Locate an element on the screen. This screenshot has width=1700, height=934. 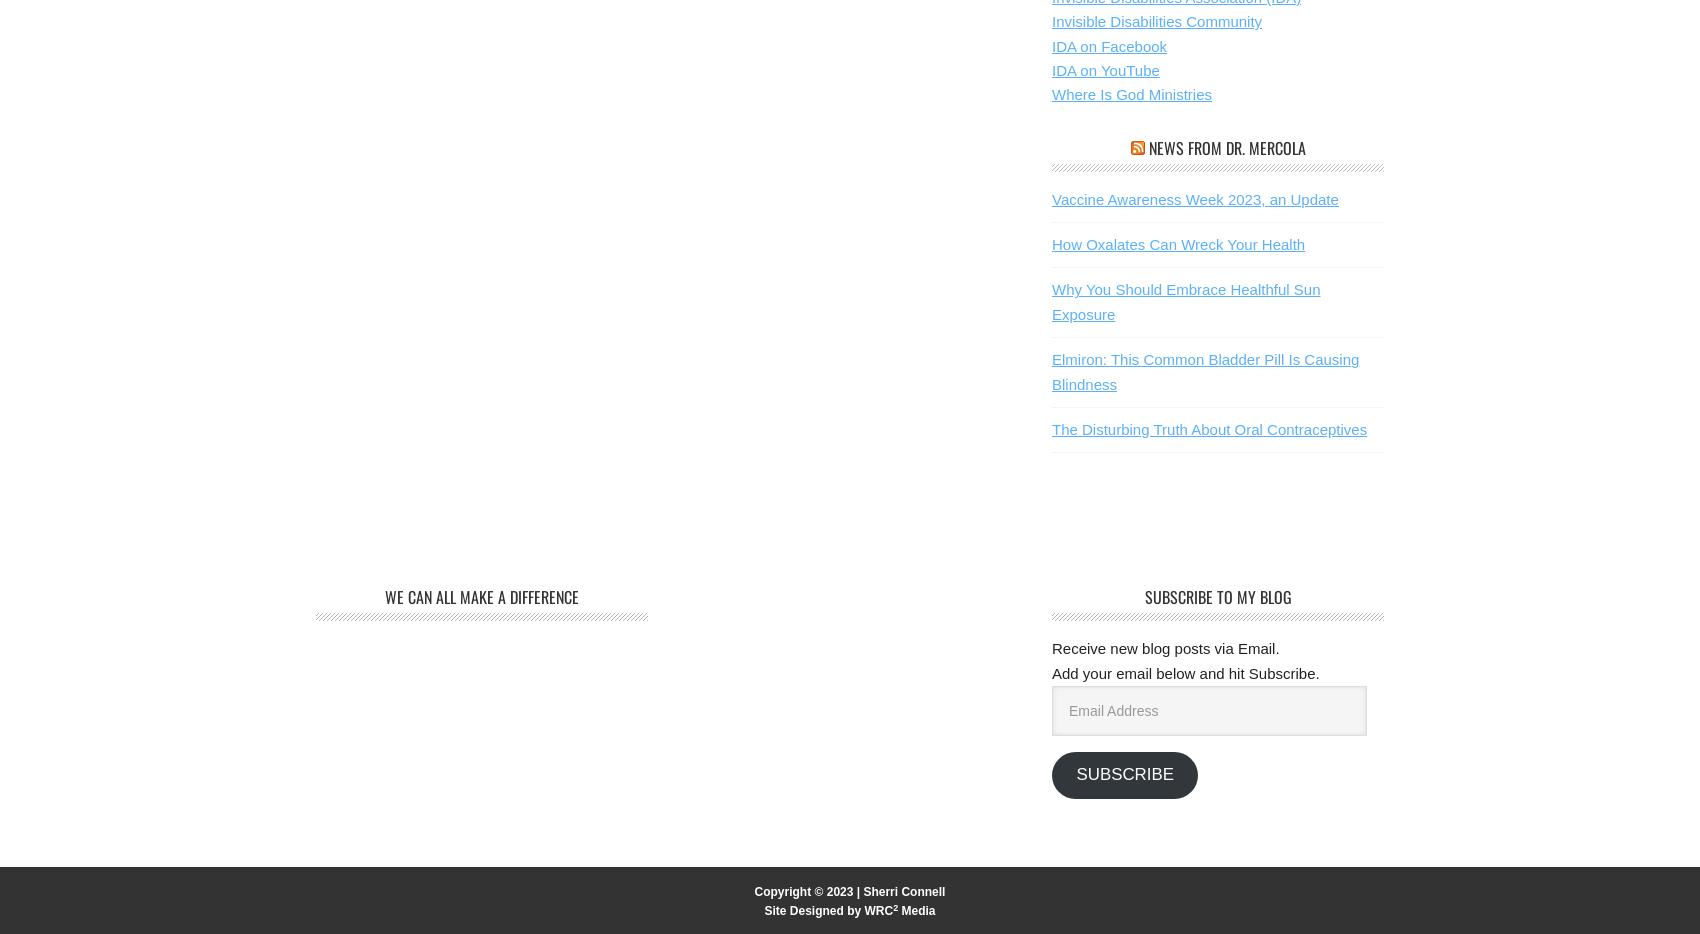
'We Can All Make a Difference' is located at coordinates (481, 596).